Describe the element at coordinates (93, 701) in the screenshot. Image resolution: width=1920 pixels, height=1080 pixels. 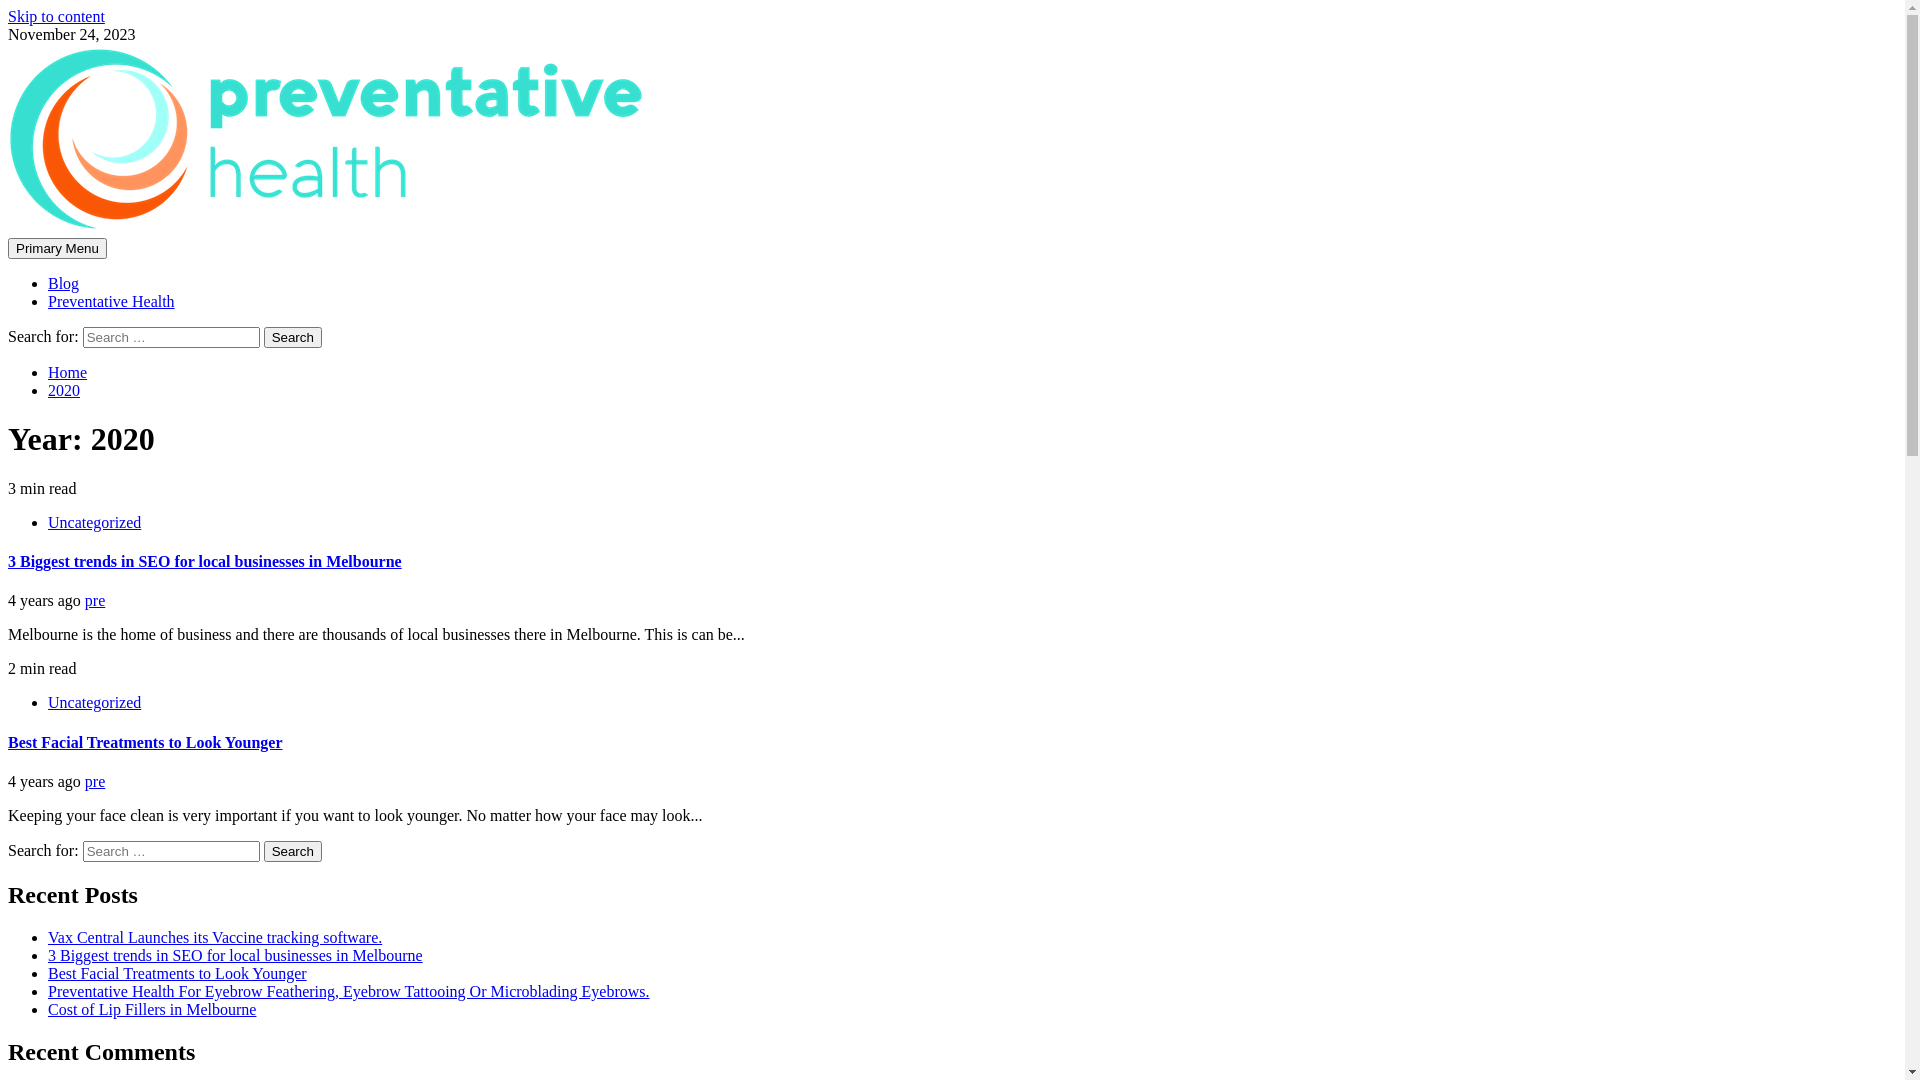
I see `'Uncategorized'` at that location.